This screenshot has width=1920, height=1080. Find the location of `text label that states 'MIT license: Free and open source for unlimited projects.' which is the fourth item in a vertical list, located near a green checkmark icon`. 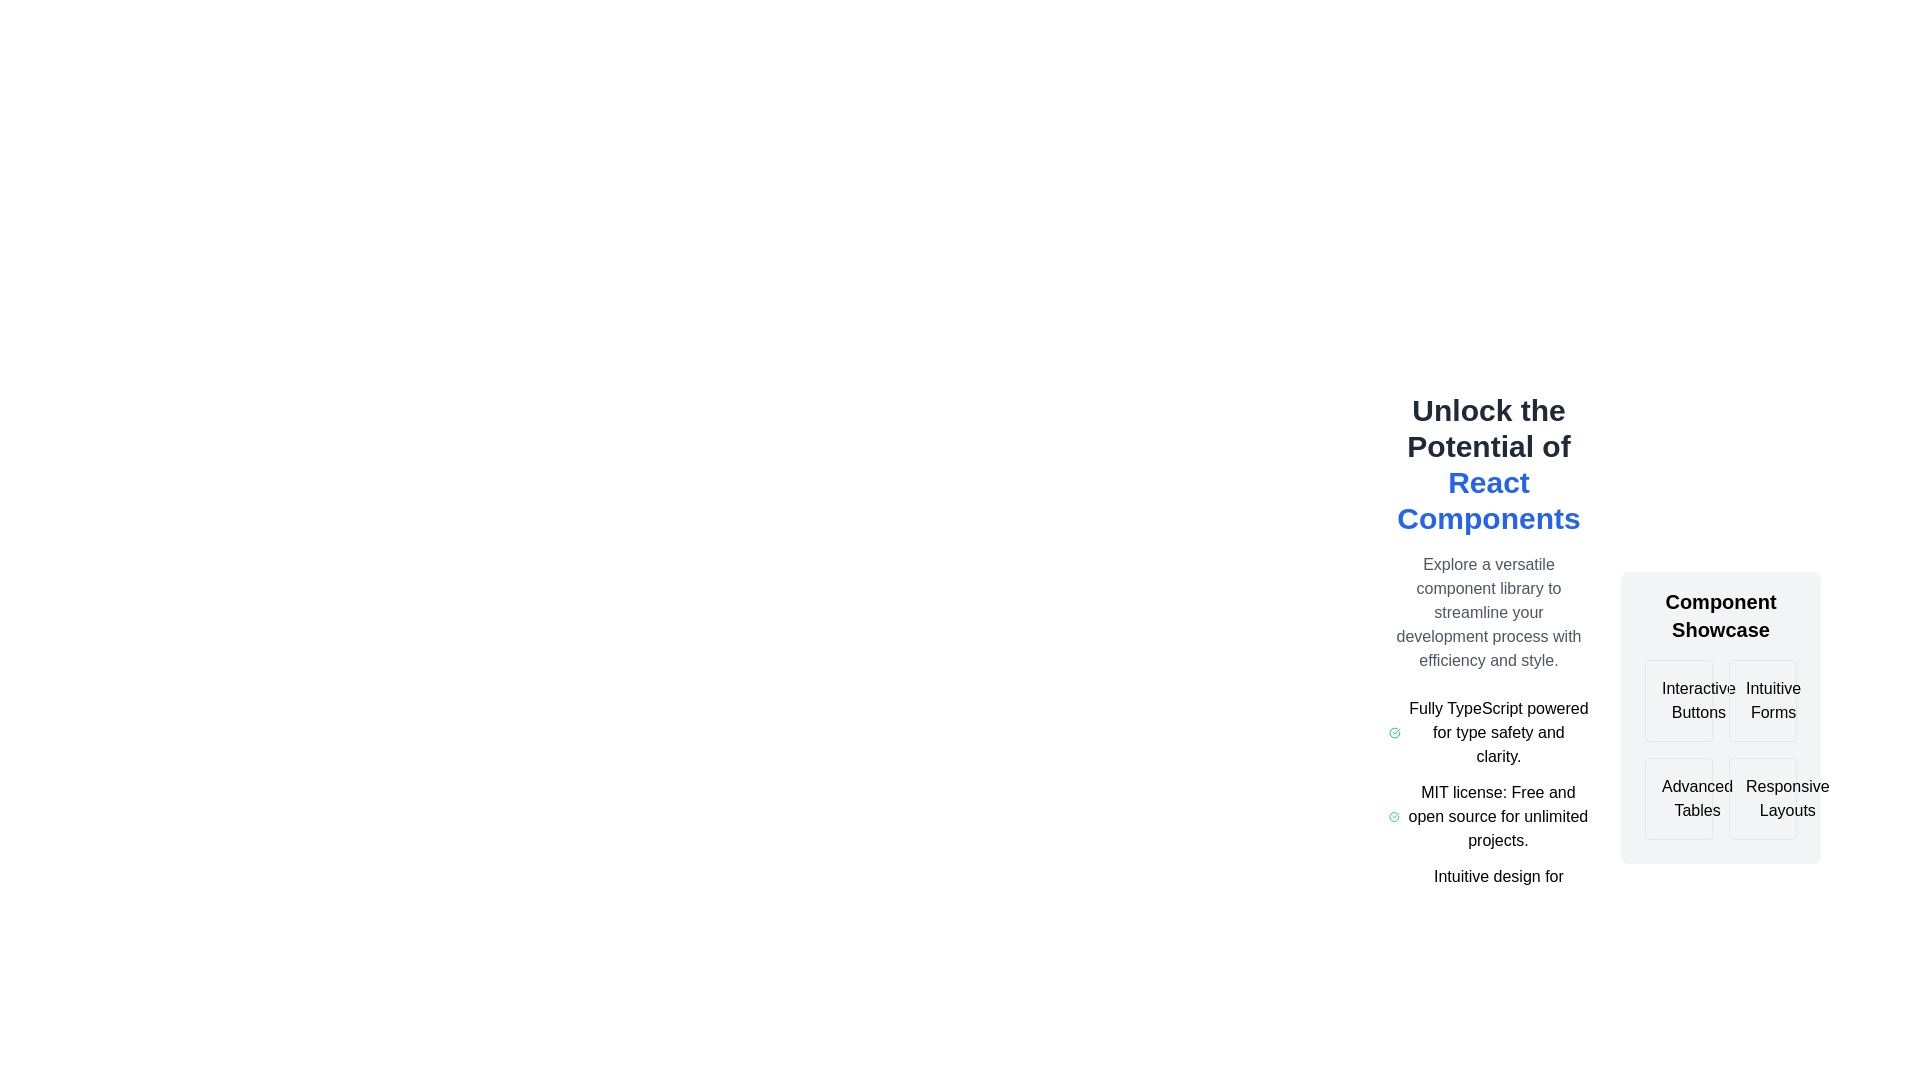

text label that states 'MIT license: Free and open source for unlimited projects.' which is the fourth item in a vertical list, located near a green checkmark icon is located at coordinates (1498, 817).